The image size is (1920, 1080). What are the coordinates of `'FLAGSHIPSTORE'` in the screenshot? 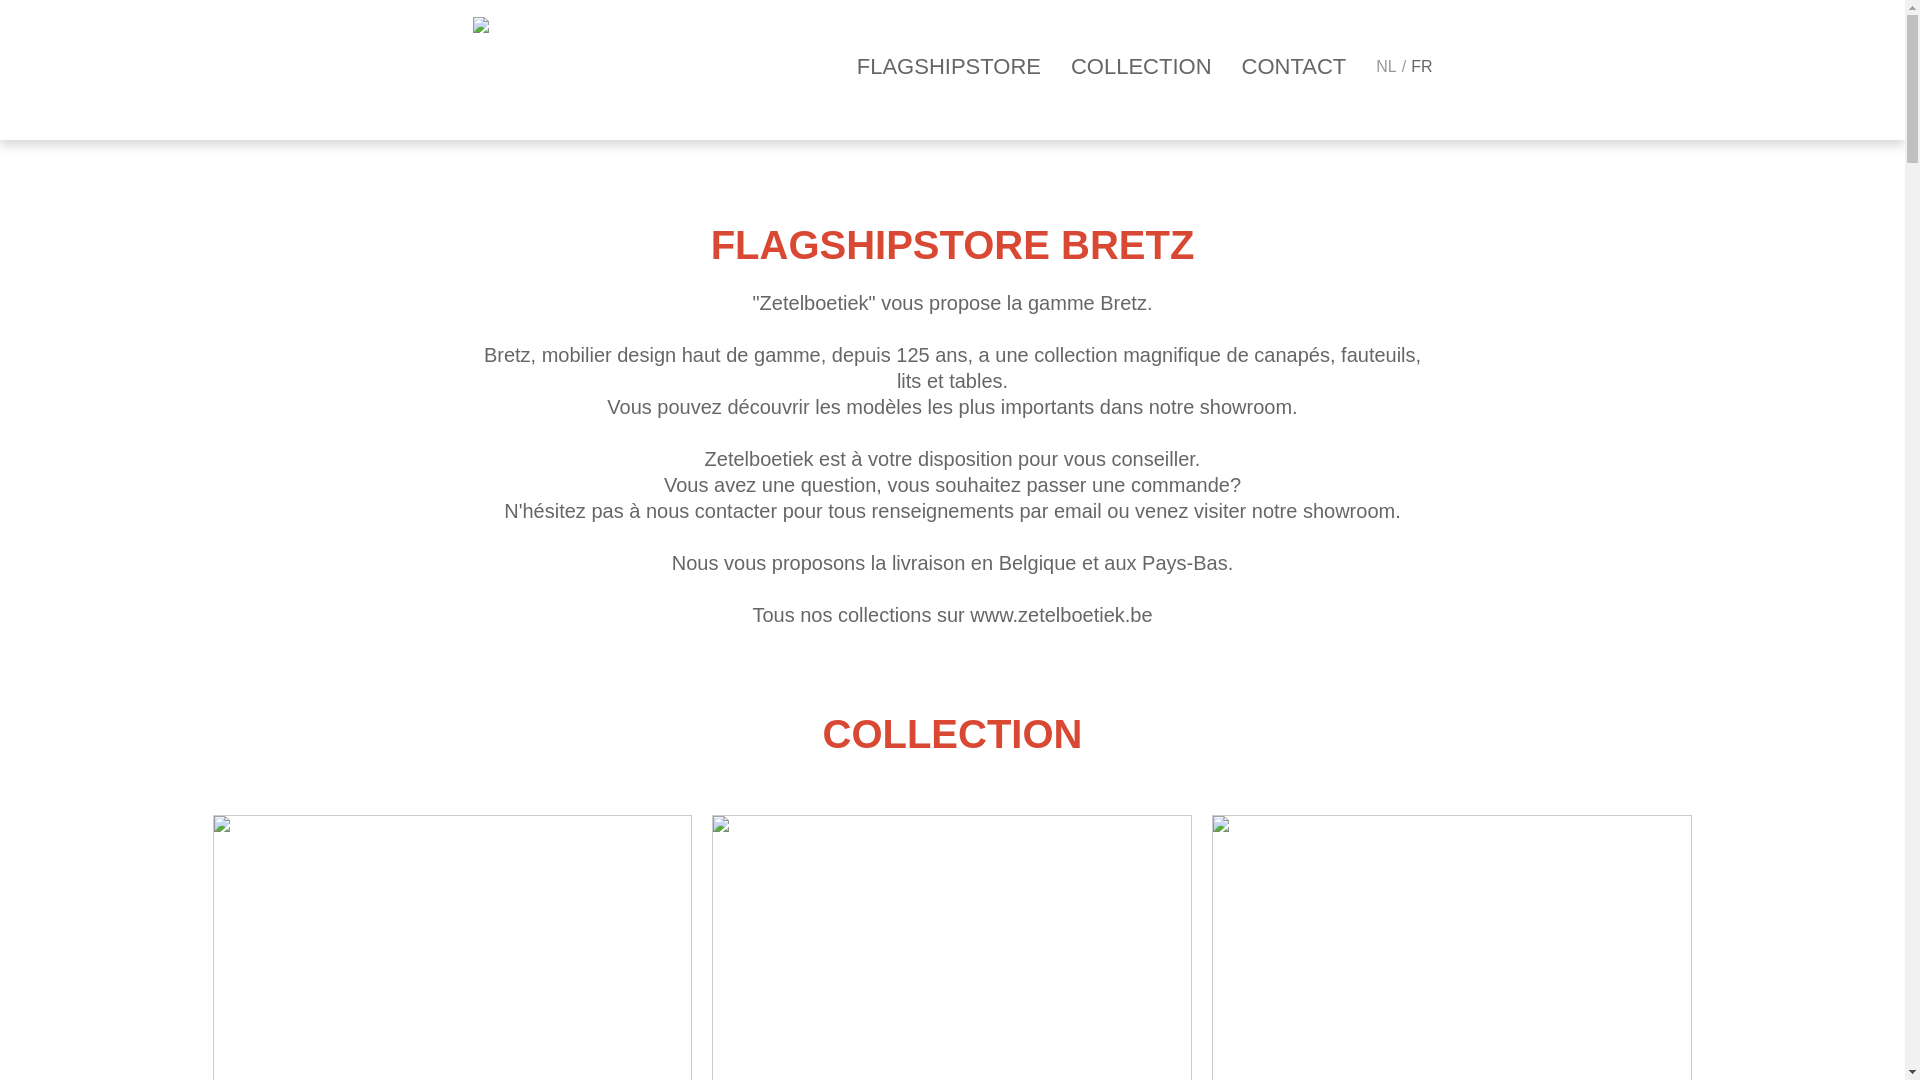 It's located at (948, 65).